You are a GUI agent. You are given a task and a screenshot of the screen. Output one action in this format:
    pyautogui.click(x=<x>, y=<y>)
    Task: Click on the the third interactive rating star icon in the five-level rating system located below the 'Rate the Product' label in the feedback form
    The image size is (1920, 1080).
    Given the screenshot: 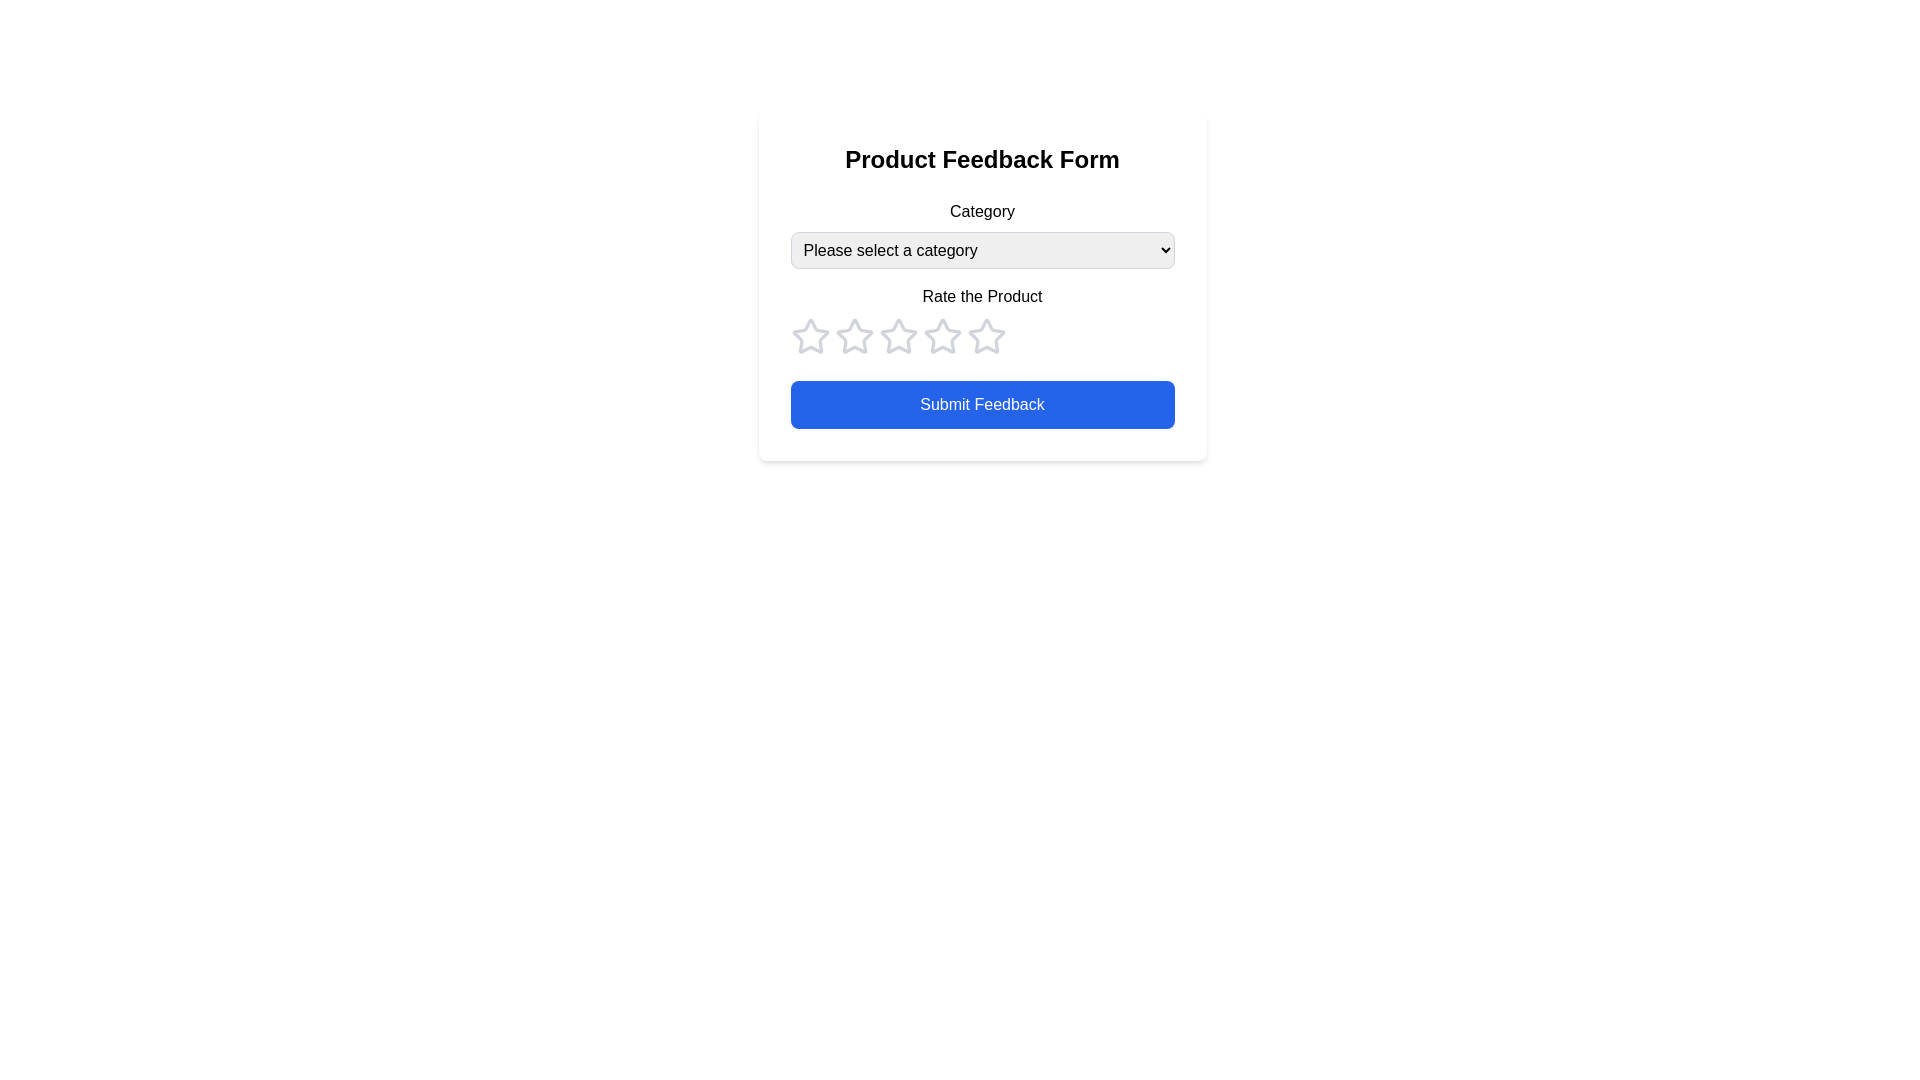 What is the action you would take?
    pyautogui.click(x=897, y=335)
    